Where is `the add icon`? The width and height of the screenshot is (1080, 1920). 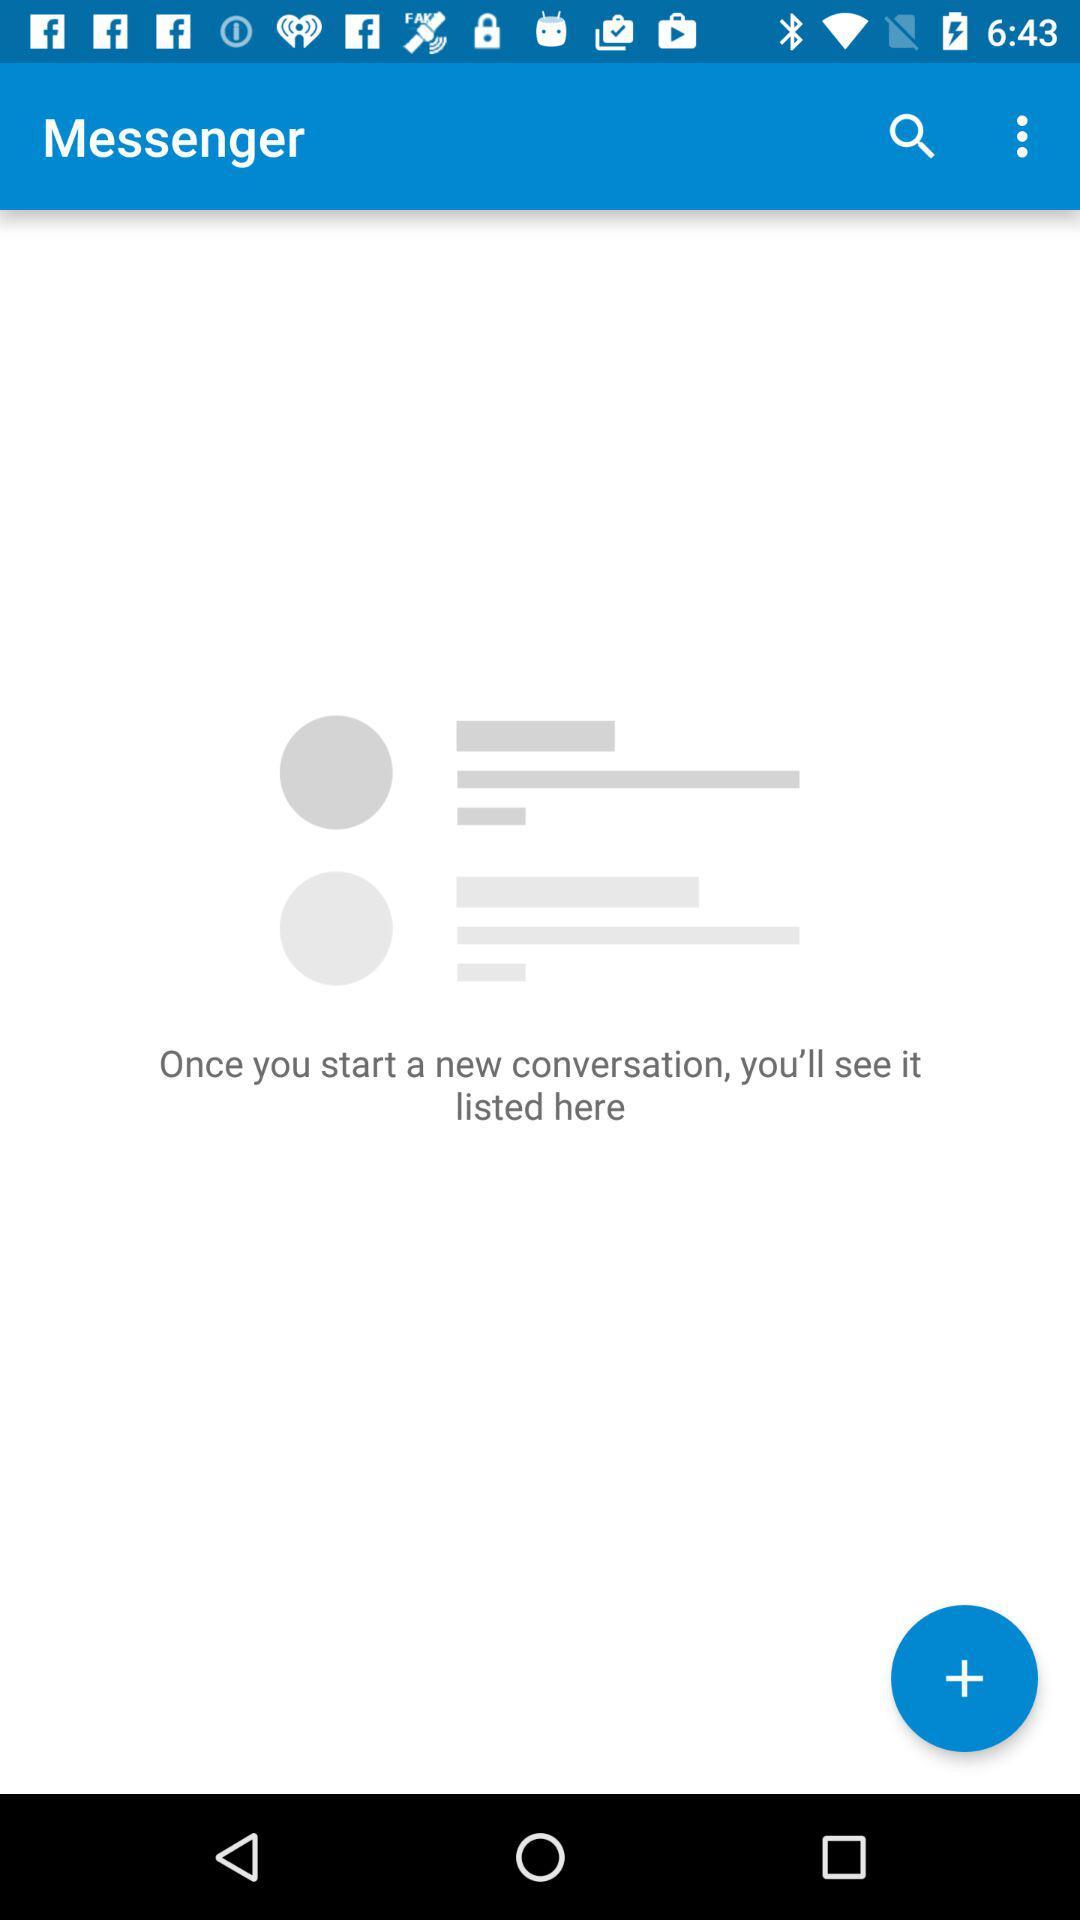 the add icon is located at coordinates (963, 1678).